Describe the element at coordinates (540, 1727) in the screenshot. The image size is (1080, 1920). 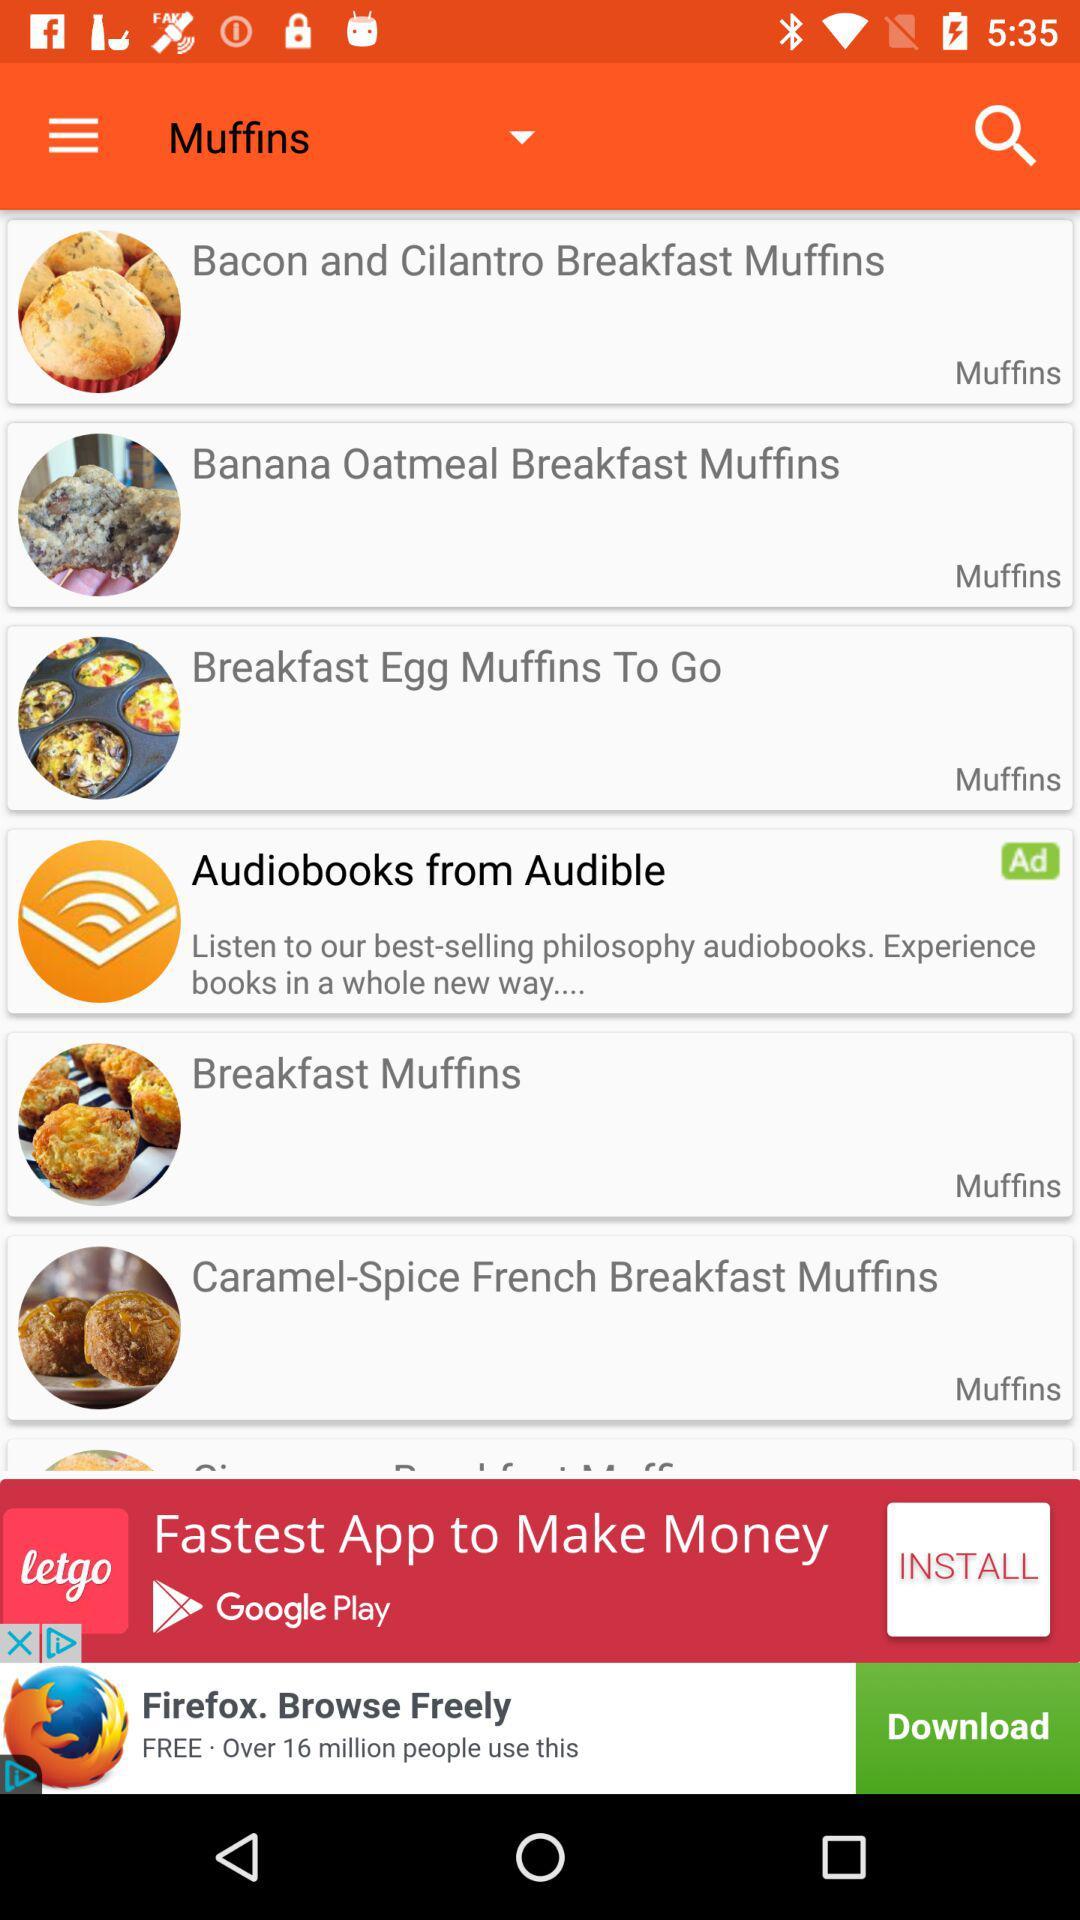
I see `click bottom advertisement` at that location.